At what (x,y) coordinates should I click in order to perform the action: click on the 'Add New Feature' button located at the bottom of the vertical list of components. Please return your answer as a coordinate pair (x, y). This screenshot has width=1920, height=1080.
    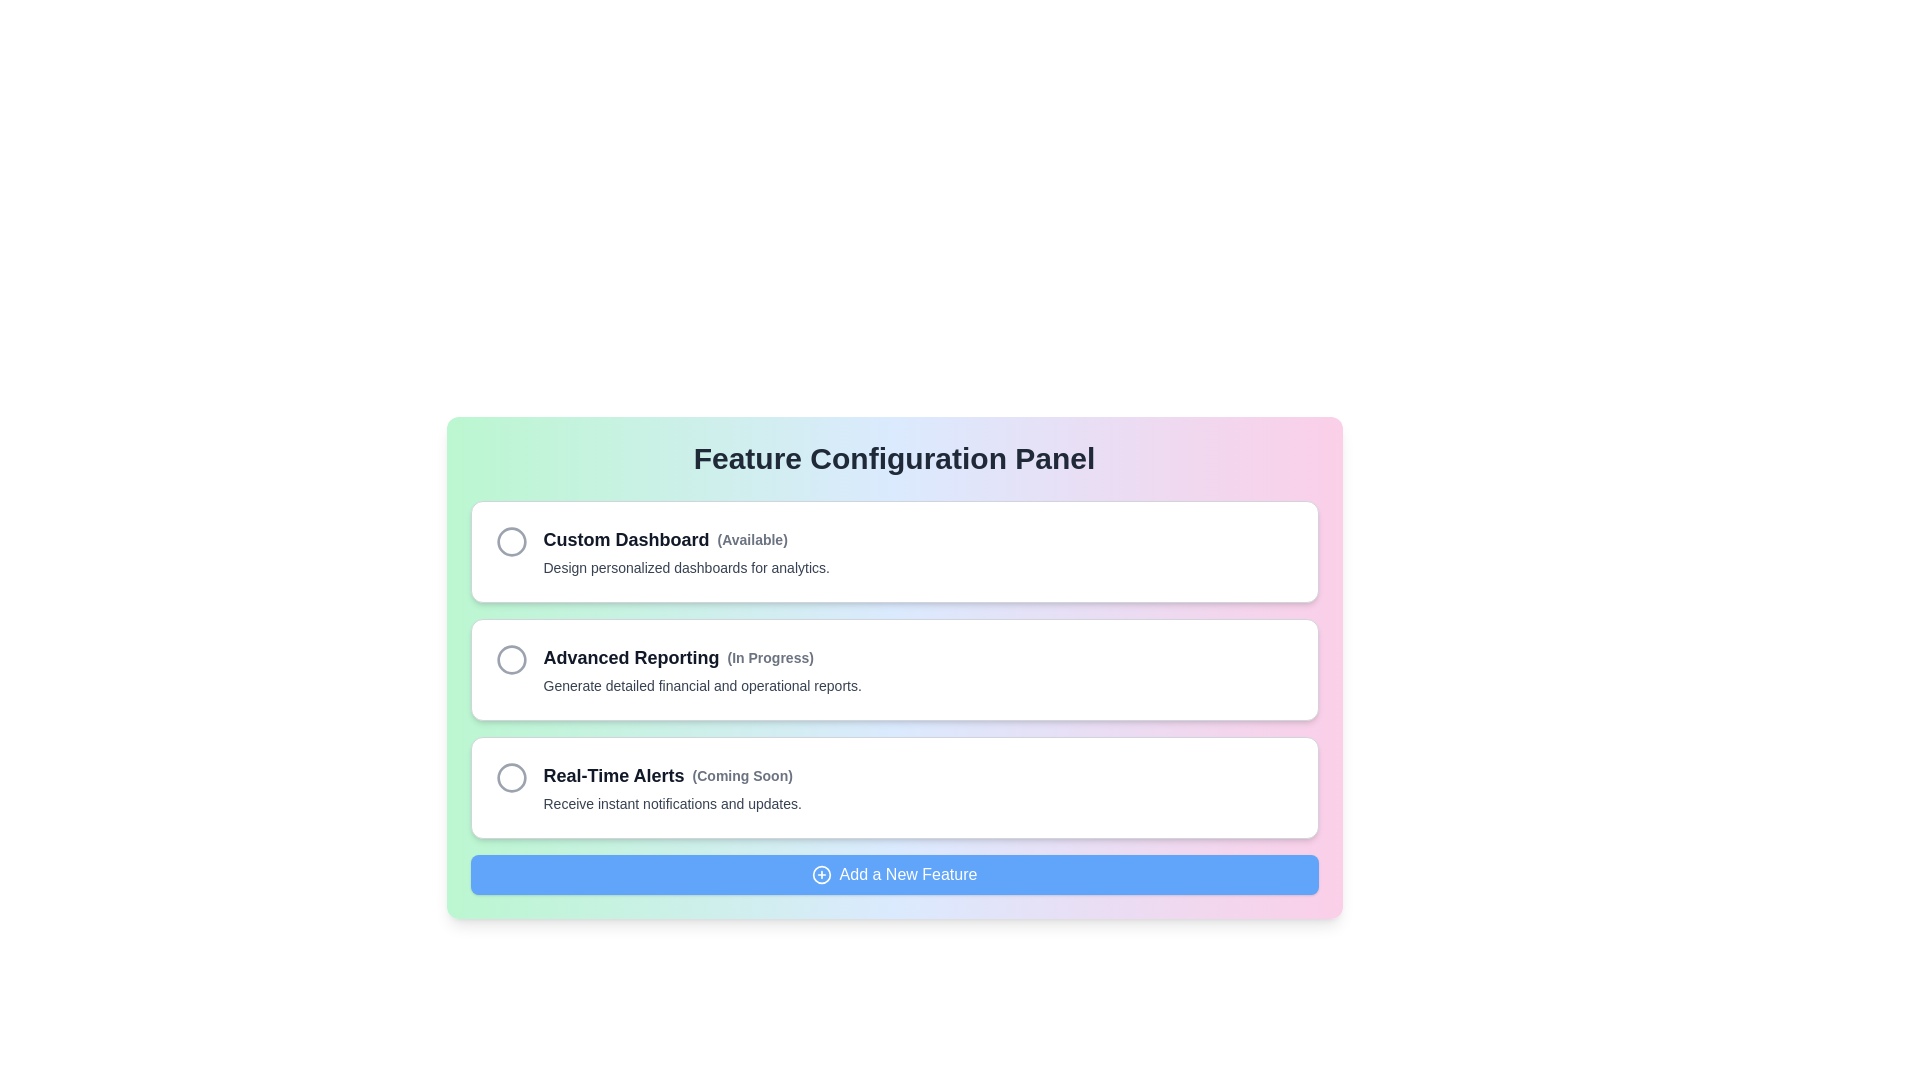
    Looking at the image, I should click on (893, 874).